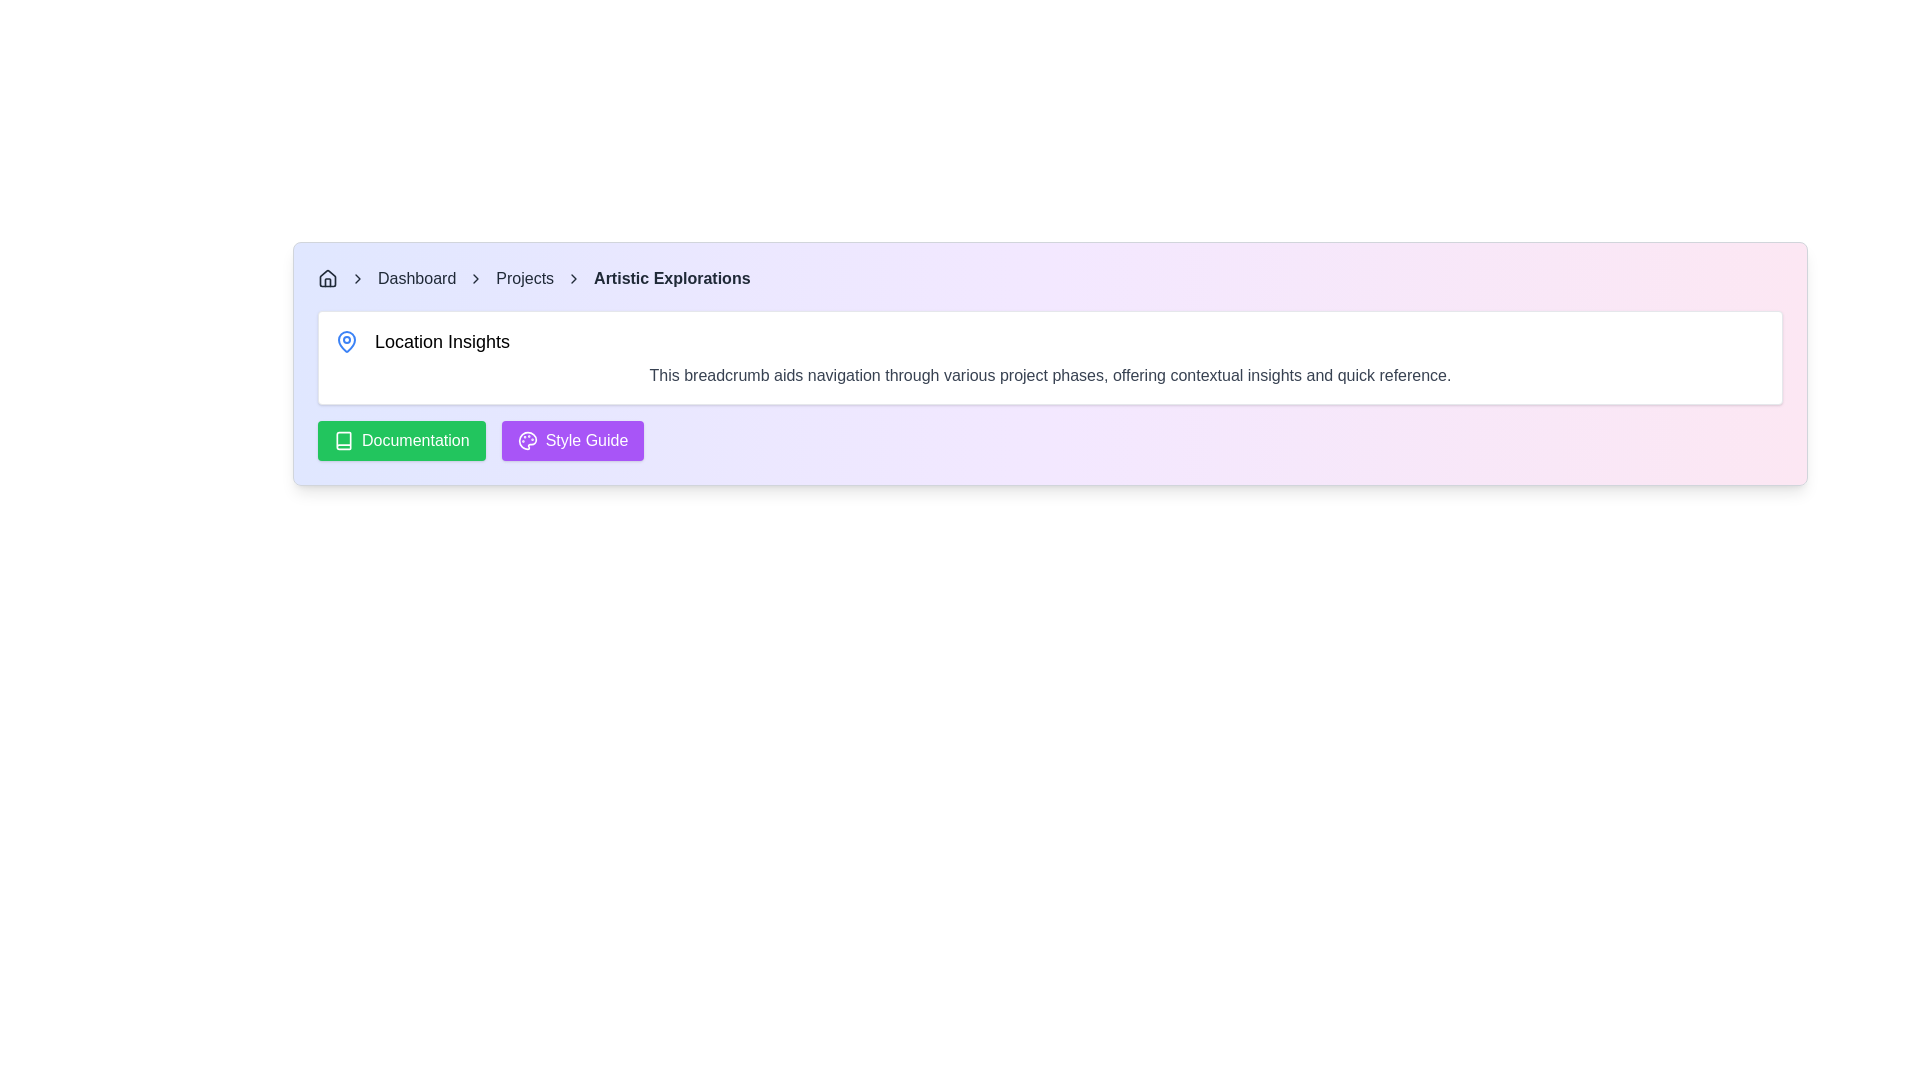  Describe the element at coordinates (344, 439) in the screenshot. I see `the SVG-based graphical illustration within the 'Documentation' button, which is green and located on the left side of a horizontally aligned button group at the bottom of the dashboard` at that location.